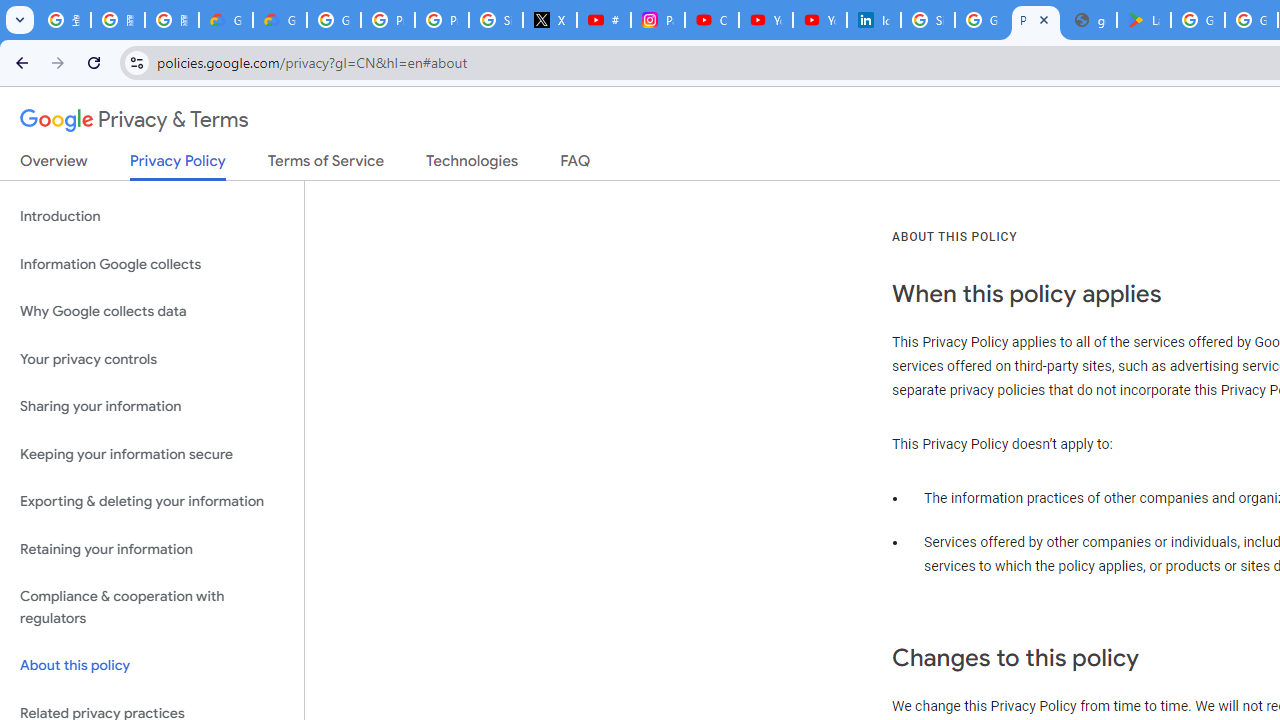 This screenshot has height=720, width=1280. Describe the element at coordinates (1144, 20) in the screenshot. I see `'Last Shelter: Survival - Apps on Google Play'` at that location.